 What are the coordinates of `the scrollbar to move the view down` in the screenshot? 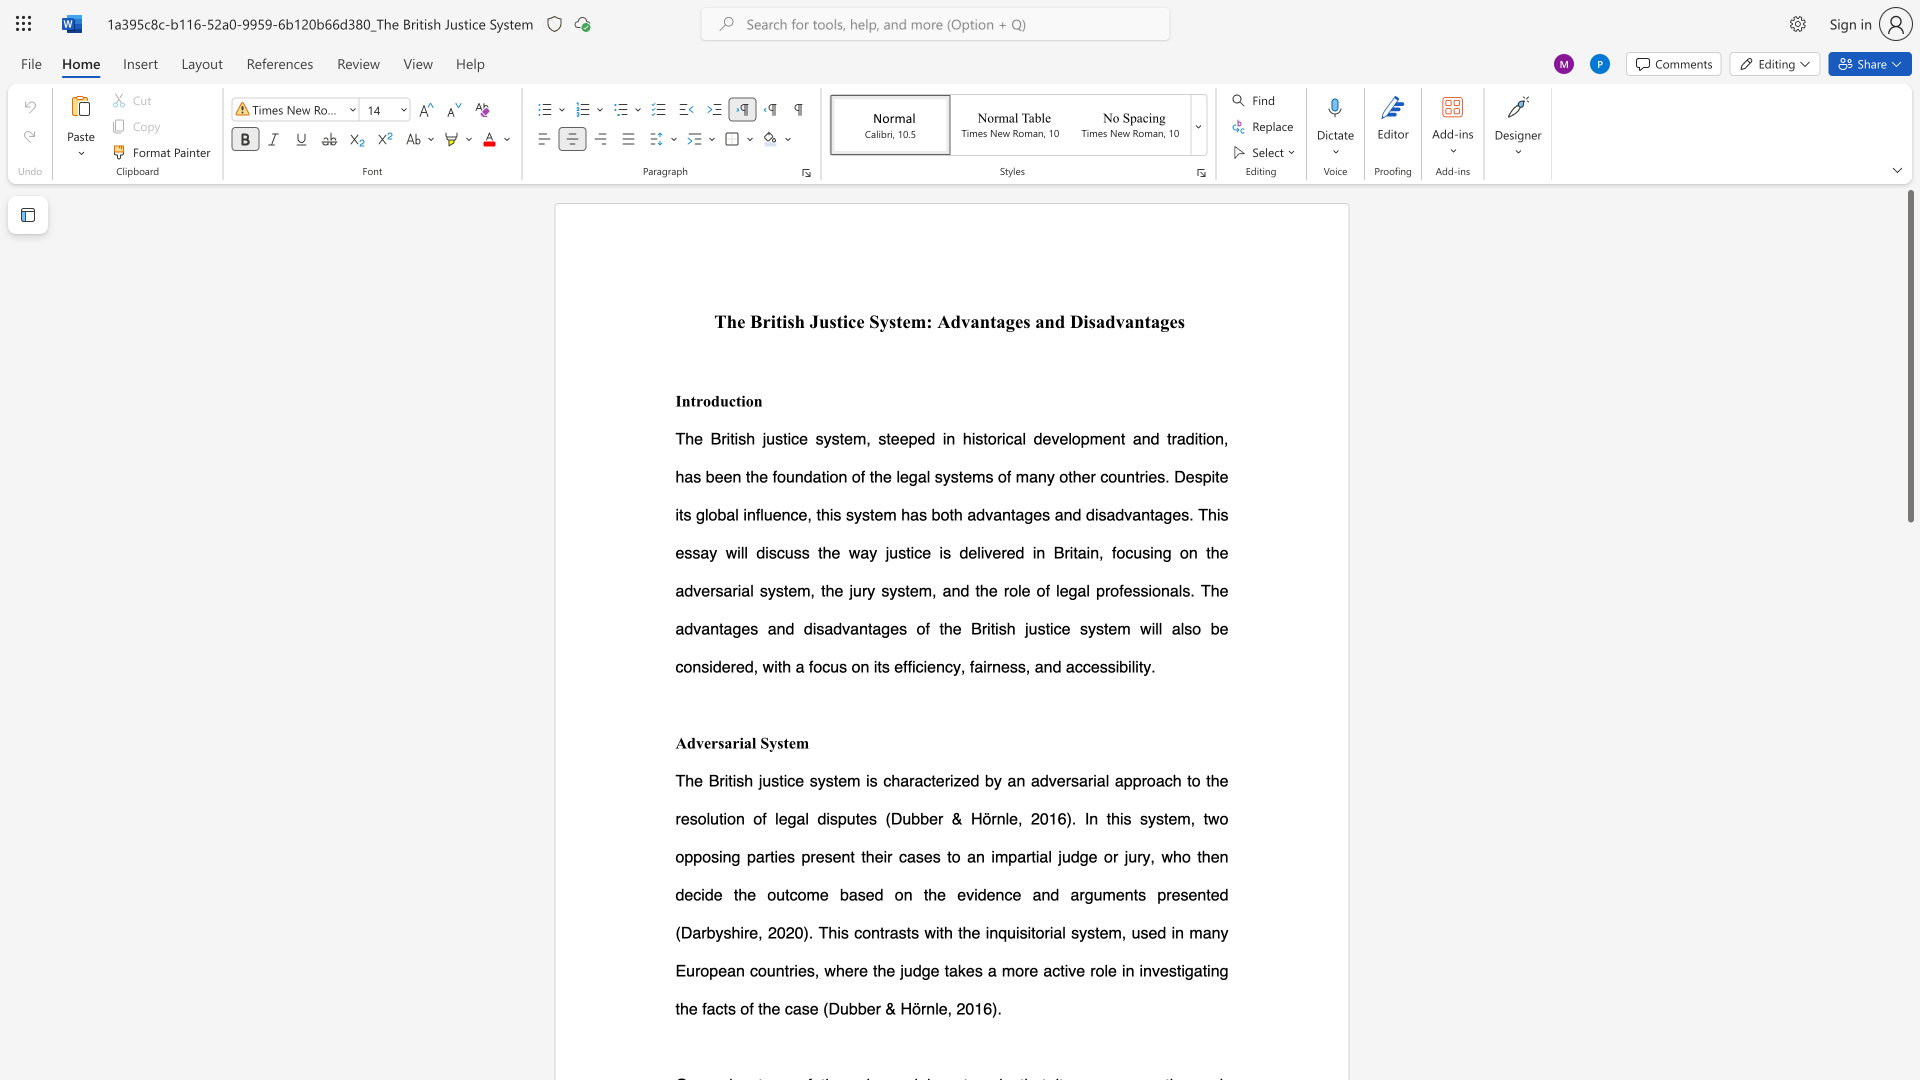 It's located at (1909, 1010).